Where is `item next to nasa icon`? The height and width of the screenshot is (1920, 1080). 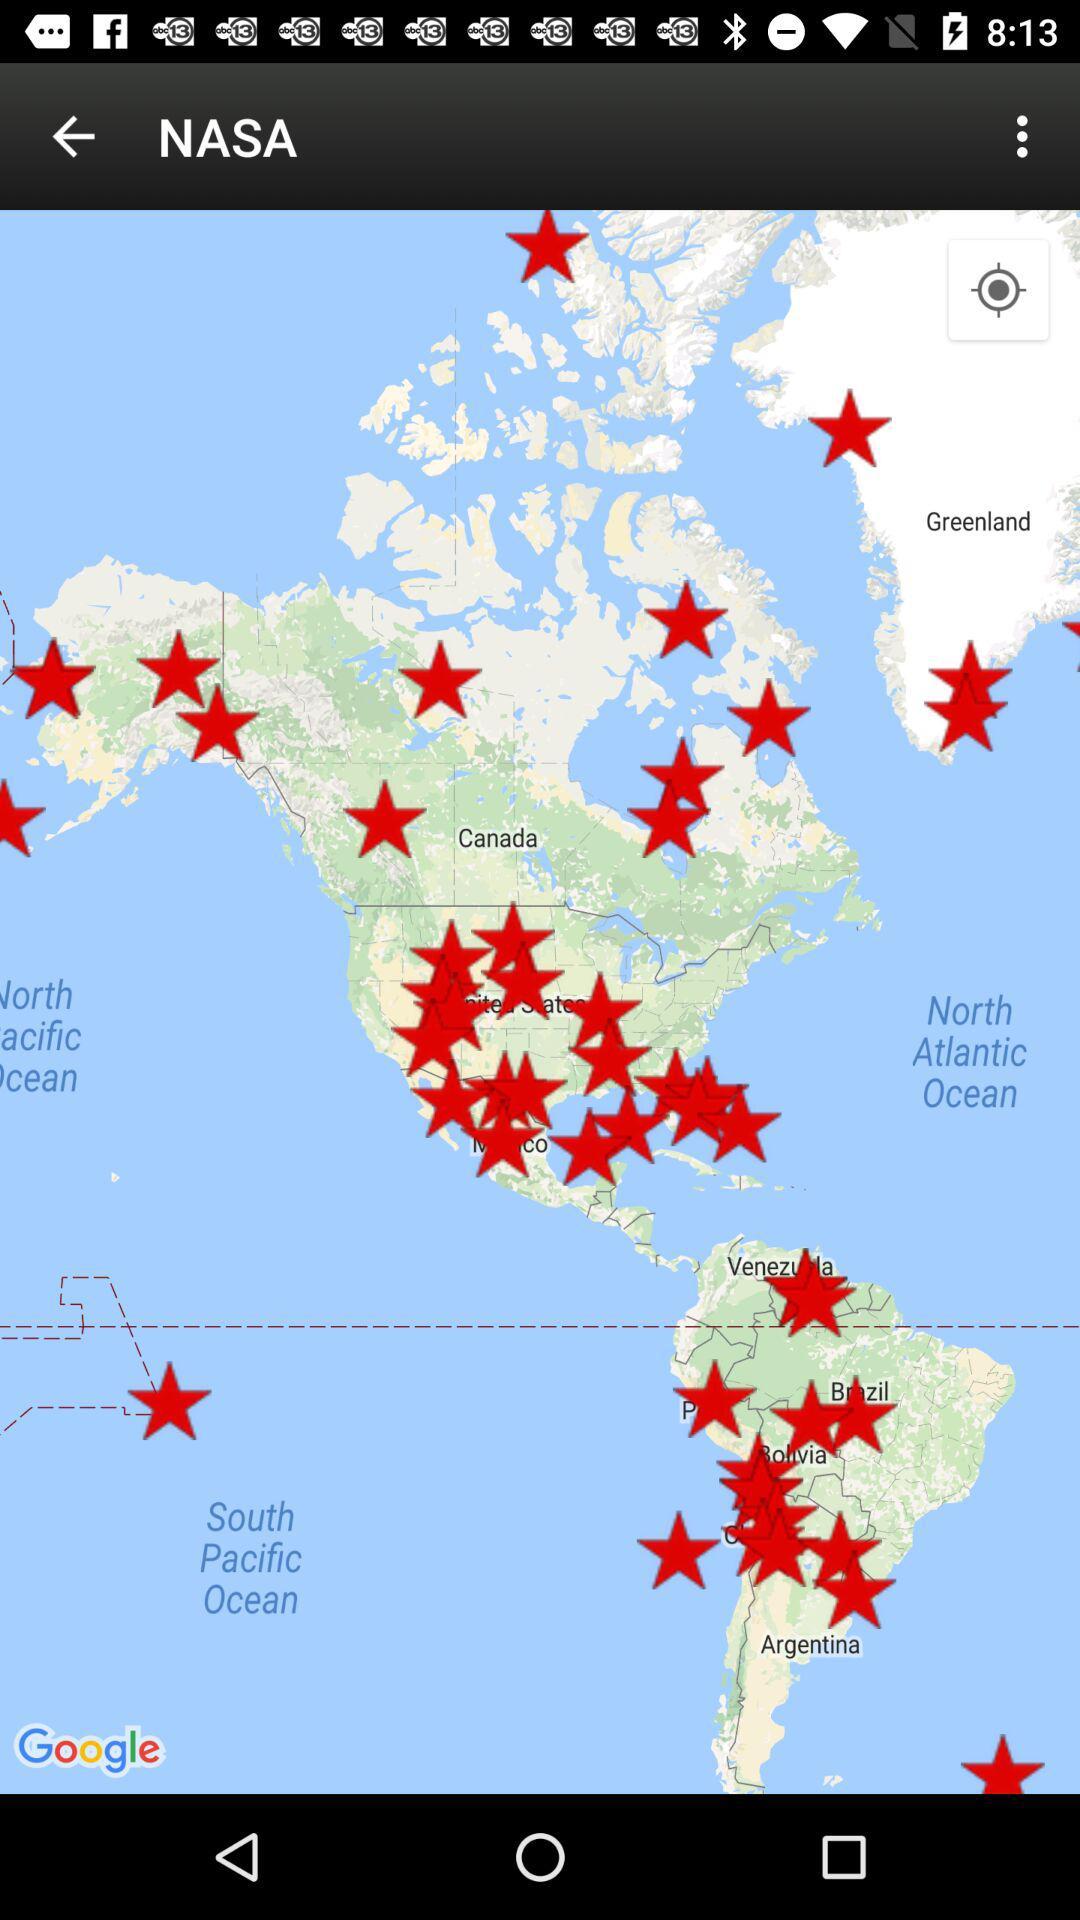 item next to nasa icon is located at coordinates (1027, 135).